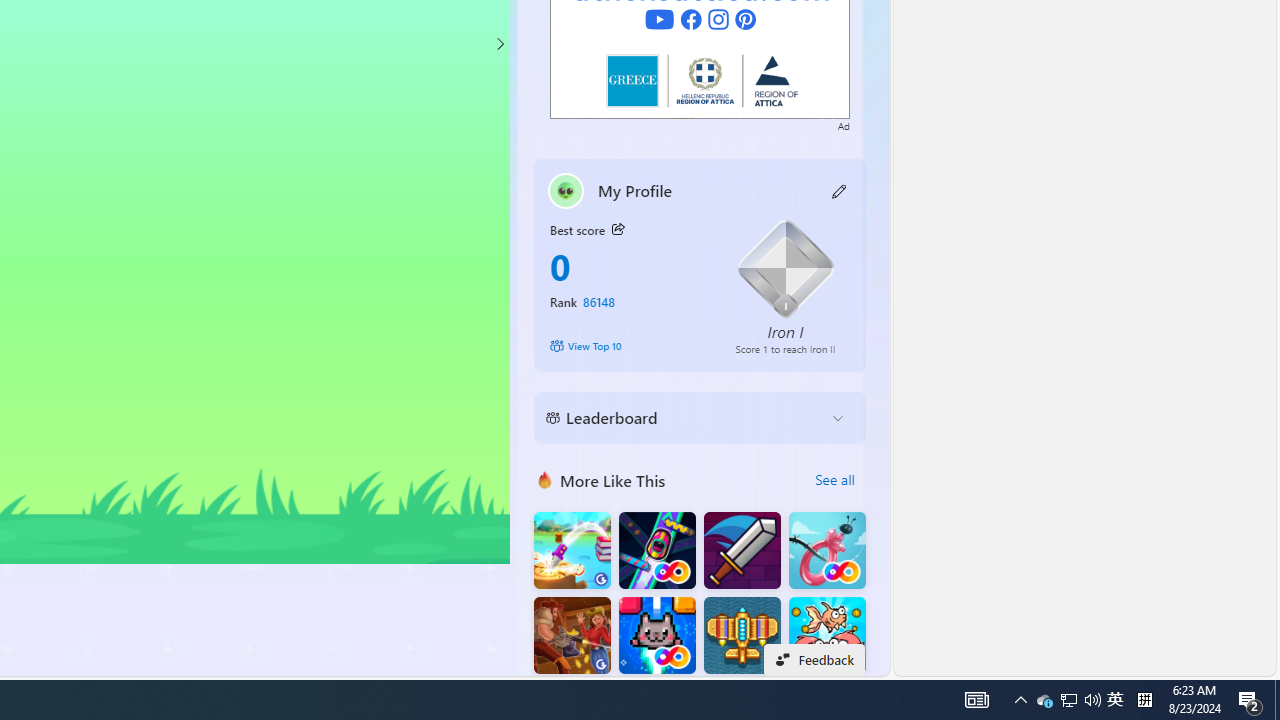 The height and width of the screenshot is (720, 1280). I want to click on 'See all', so click(835, 479).